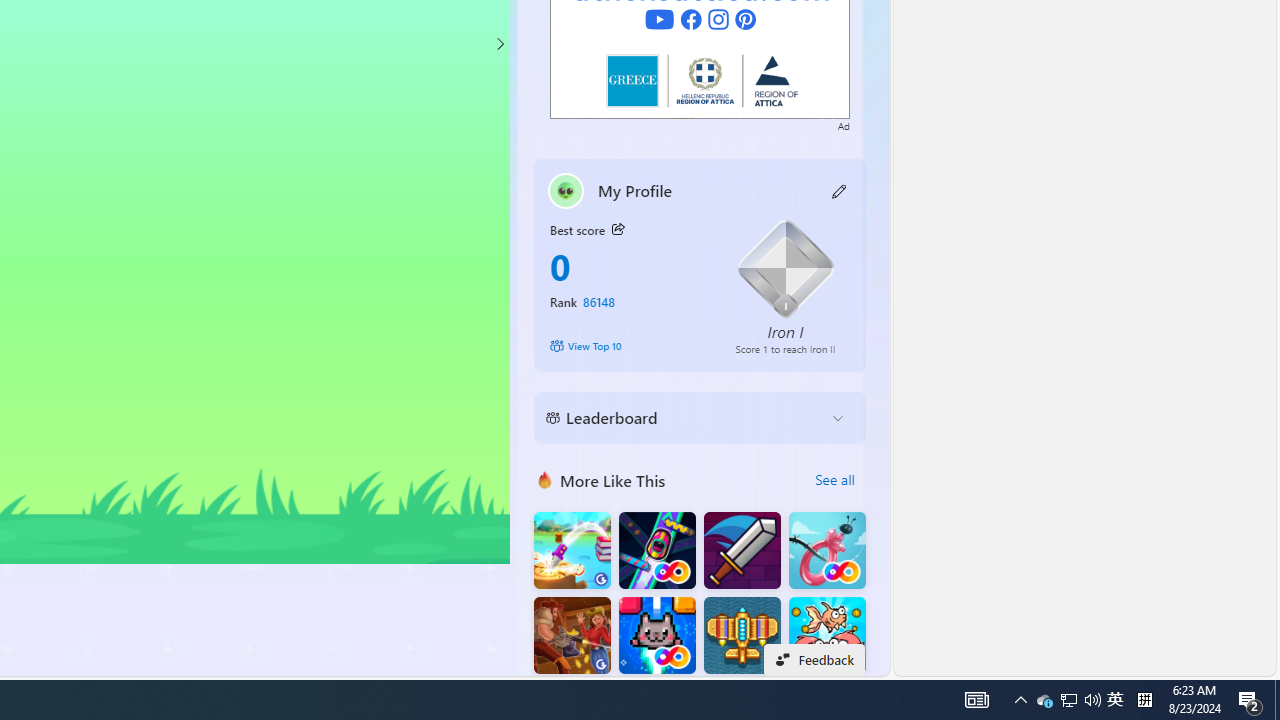 The height and width of the screenshot is (720, 1280). I want to click on 'See all', so click(835, 479).